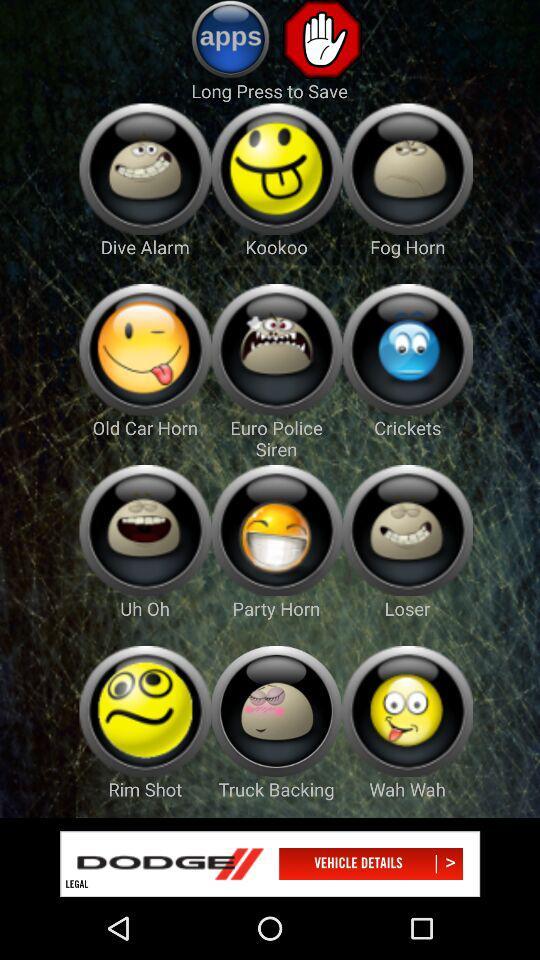  What do you see at coordinates (270, 863) in the screenshot?
I see `open advertisement` at bounding box center [270, 863].